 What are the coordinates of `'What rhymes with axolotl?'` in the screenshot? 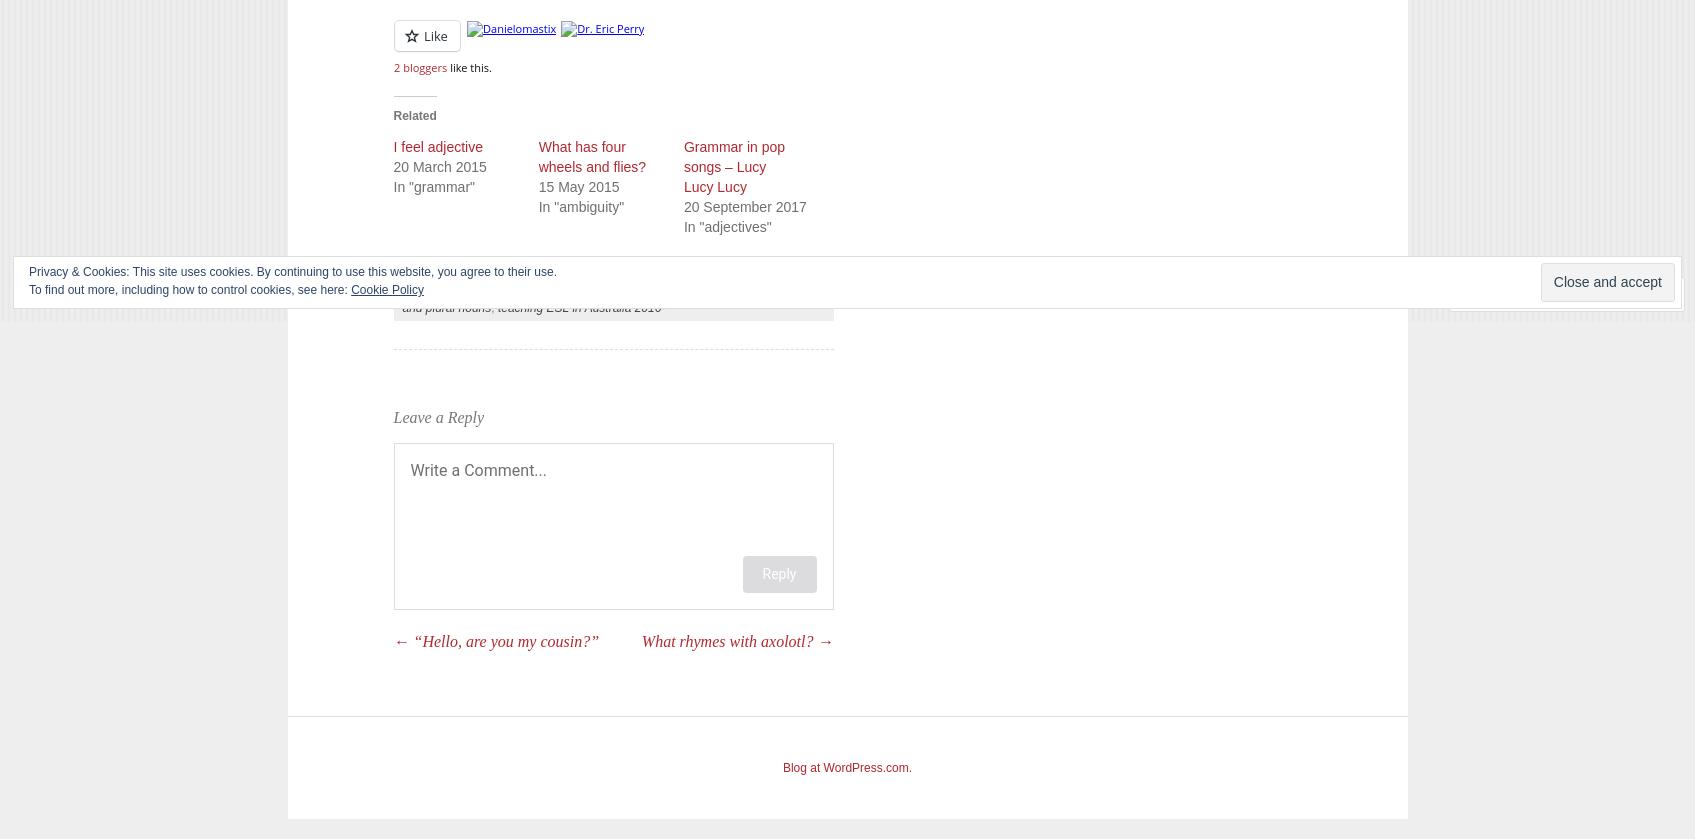 It's located at (728, 639).